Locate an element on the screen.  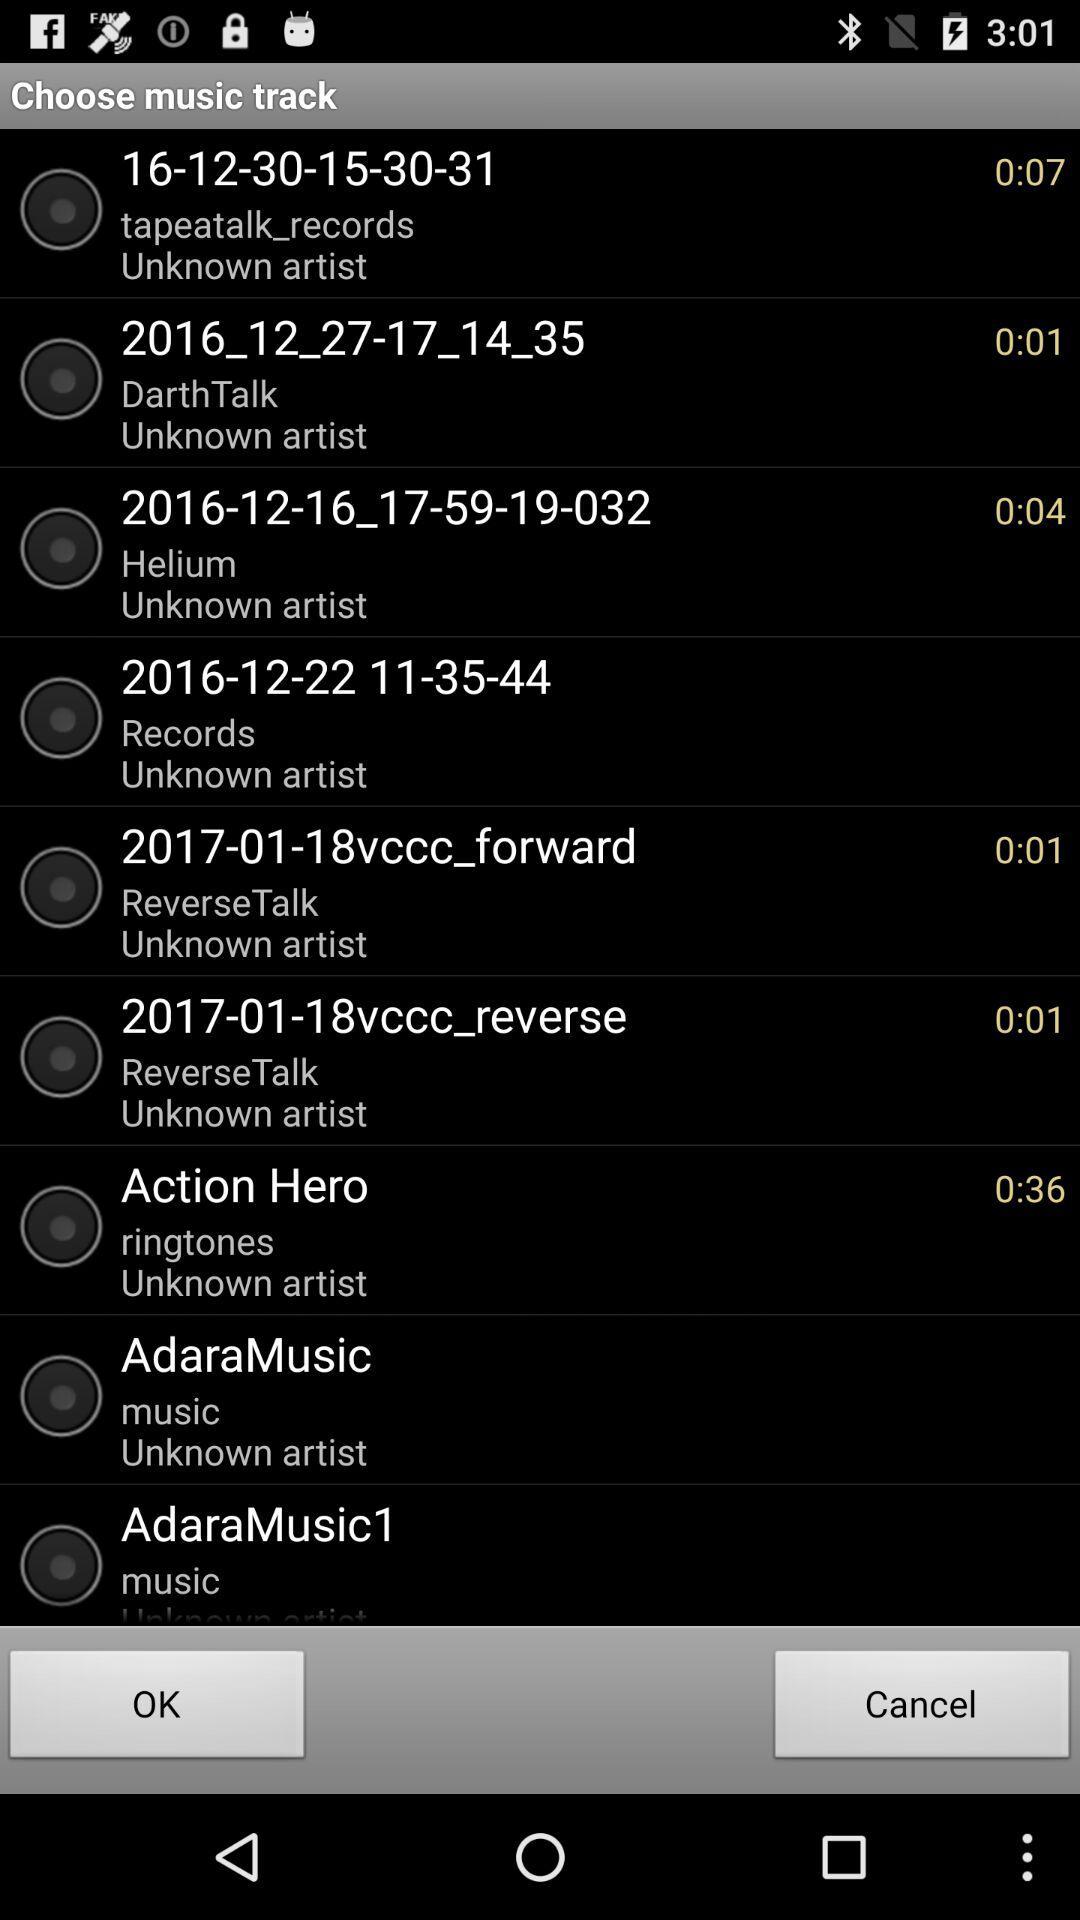
the app above 2016_12_27-17_14_35 is located at coordinates (547, 243).